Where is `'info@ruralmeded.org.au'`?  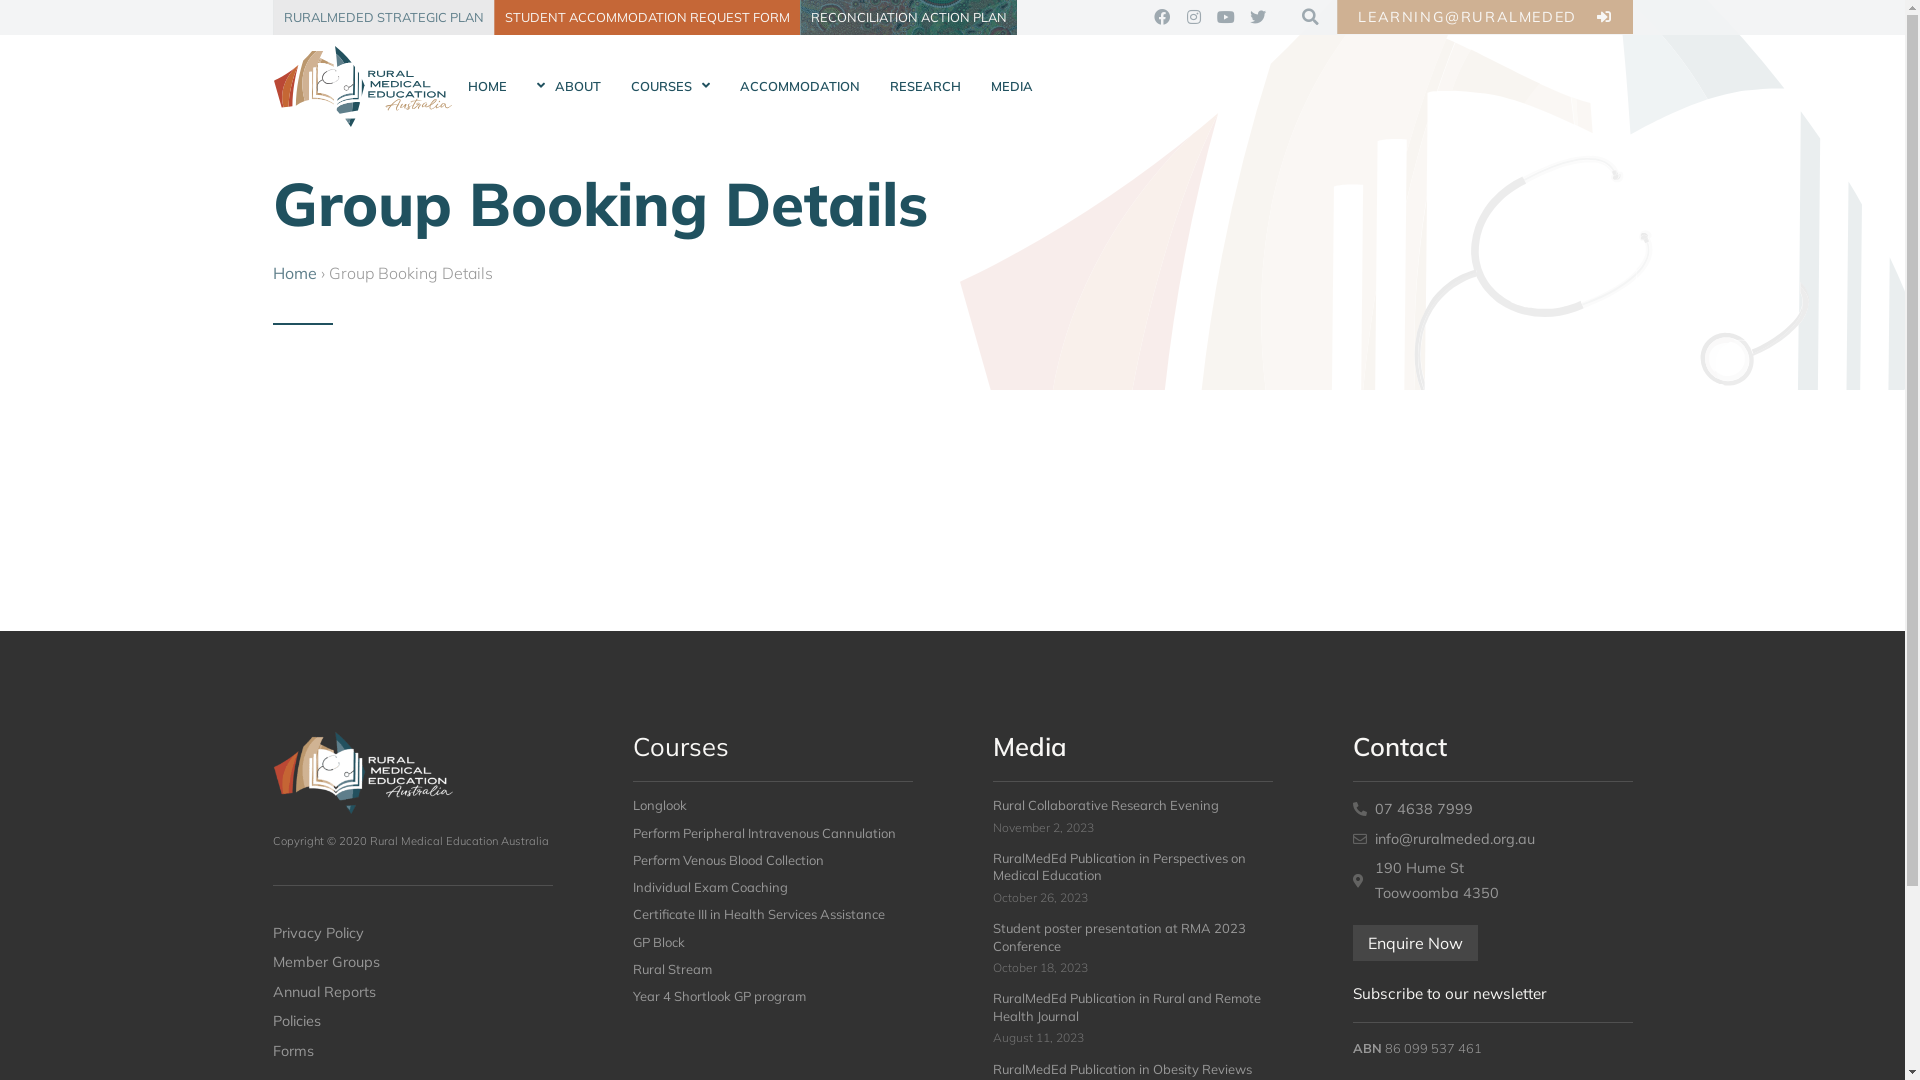 'info@ruralmeded.org.au' is located at coordinates (1492, 839).